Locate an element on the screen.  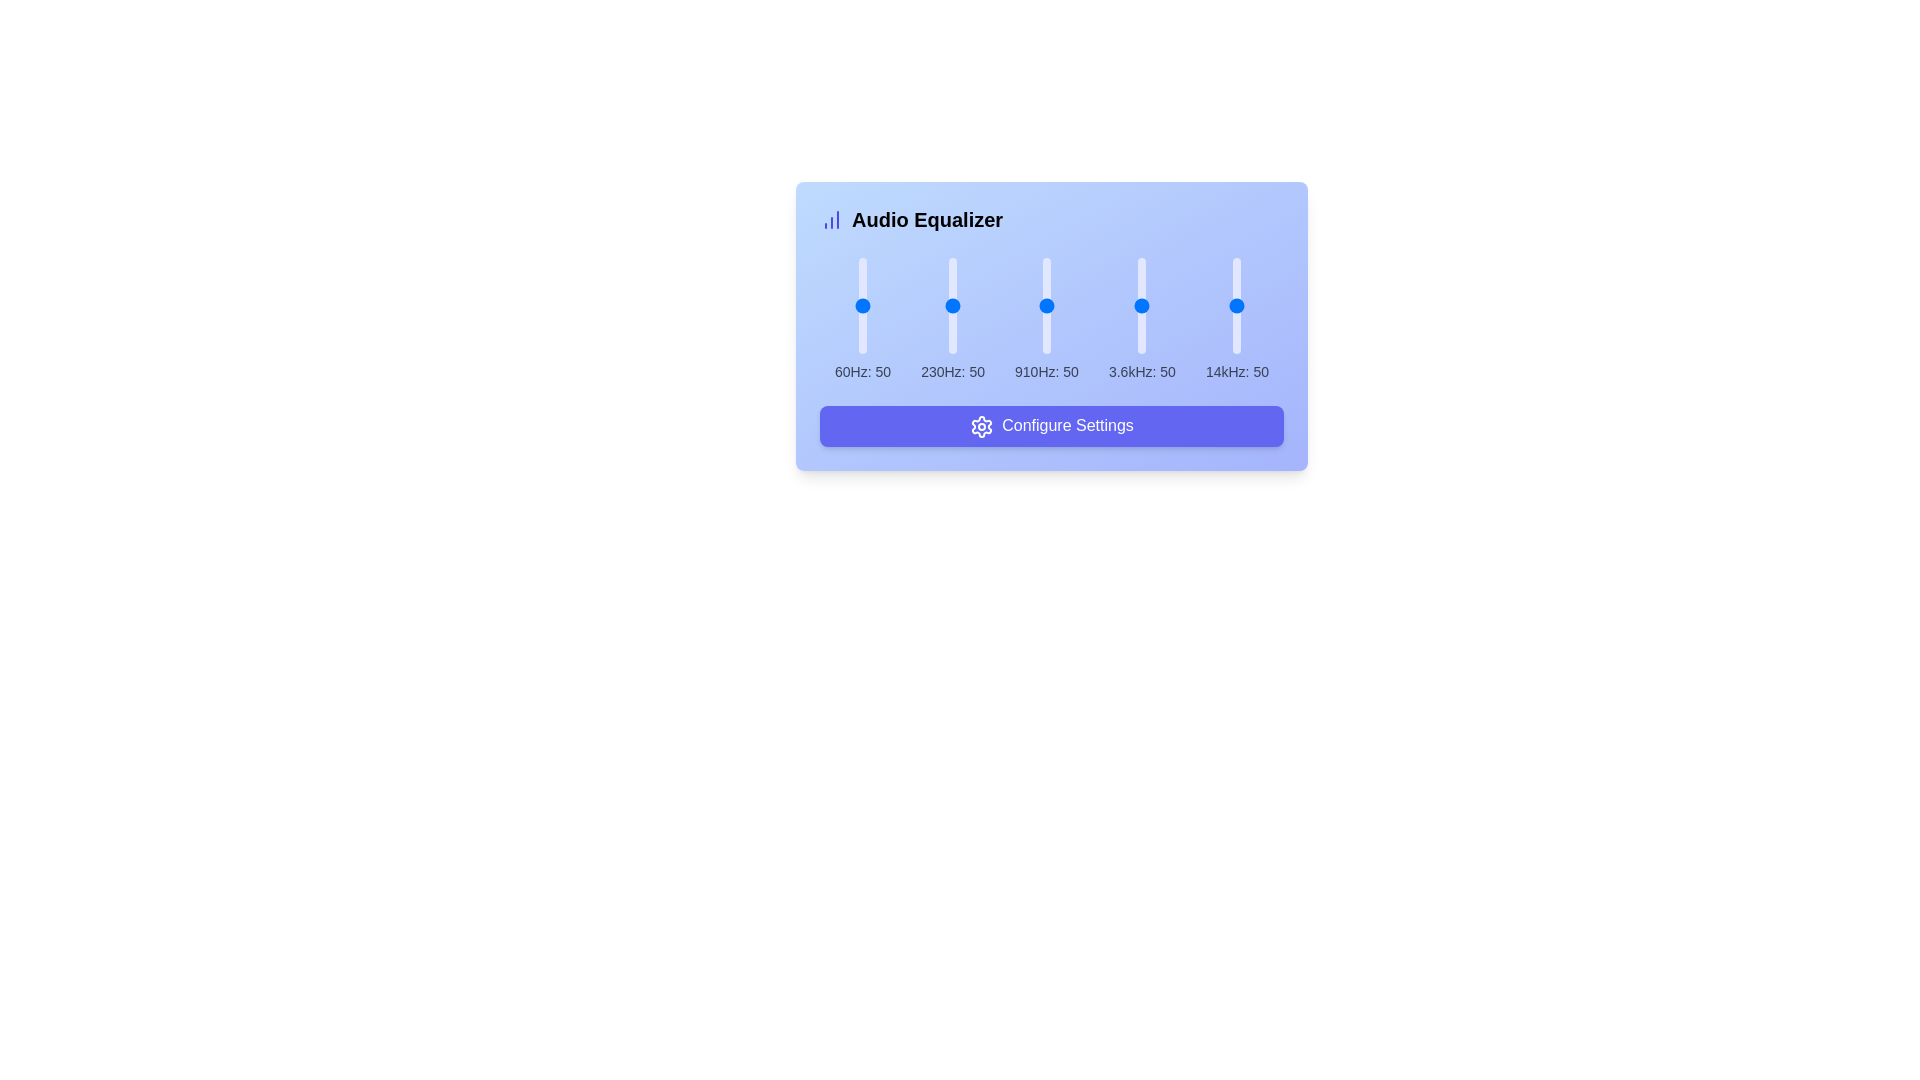
the static text displaying '60Hz: 50' located at the bottom of the first column in the Audio Equalizer section is located at coordinates (863, 371).